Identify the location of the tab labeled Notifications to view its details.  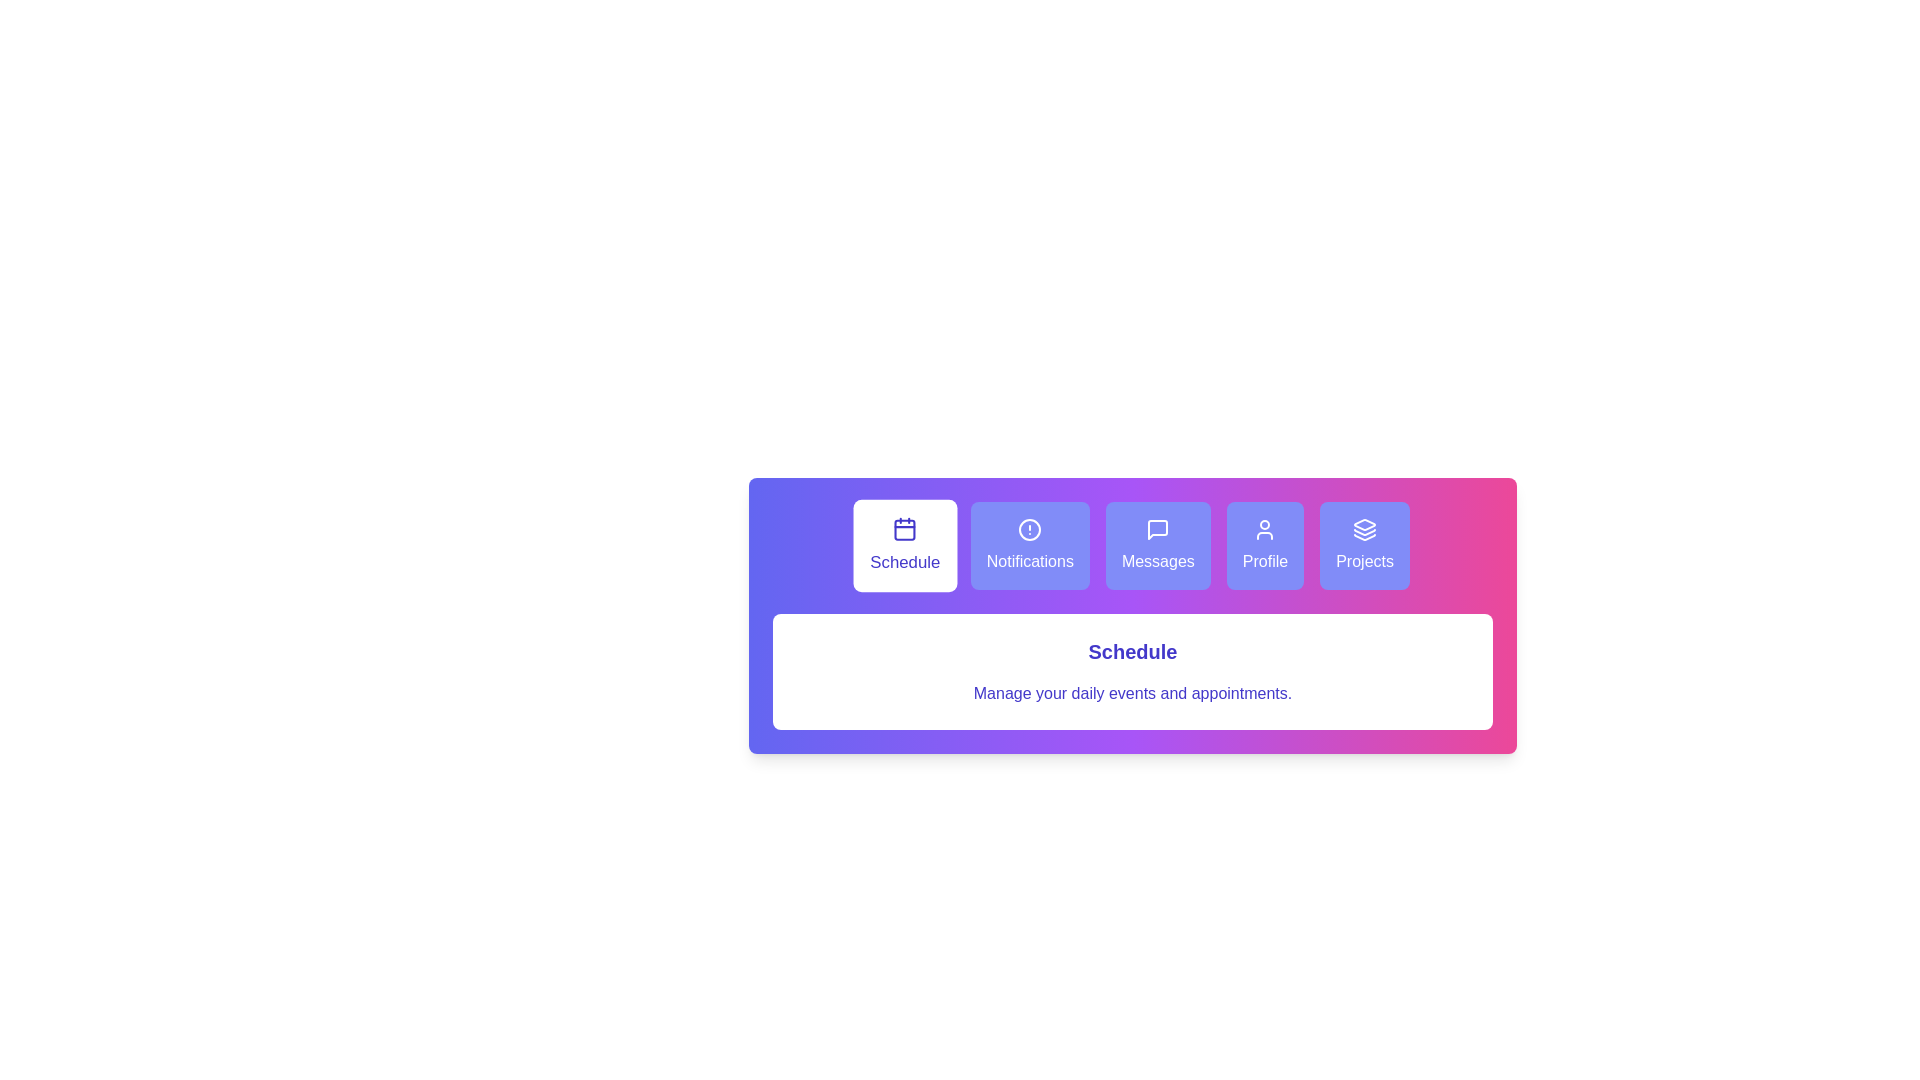
(1030, 546).